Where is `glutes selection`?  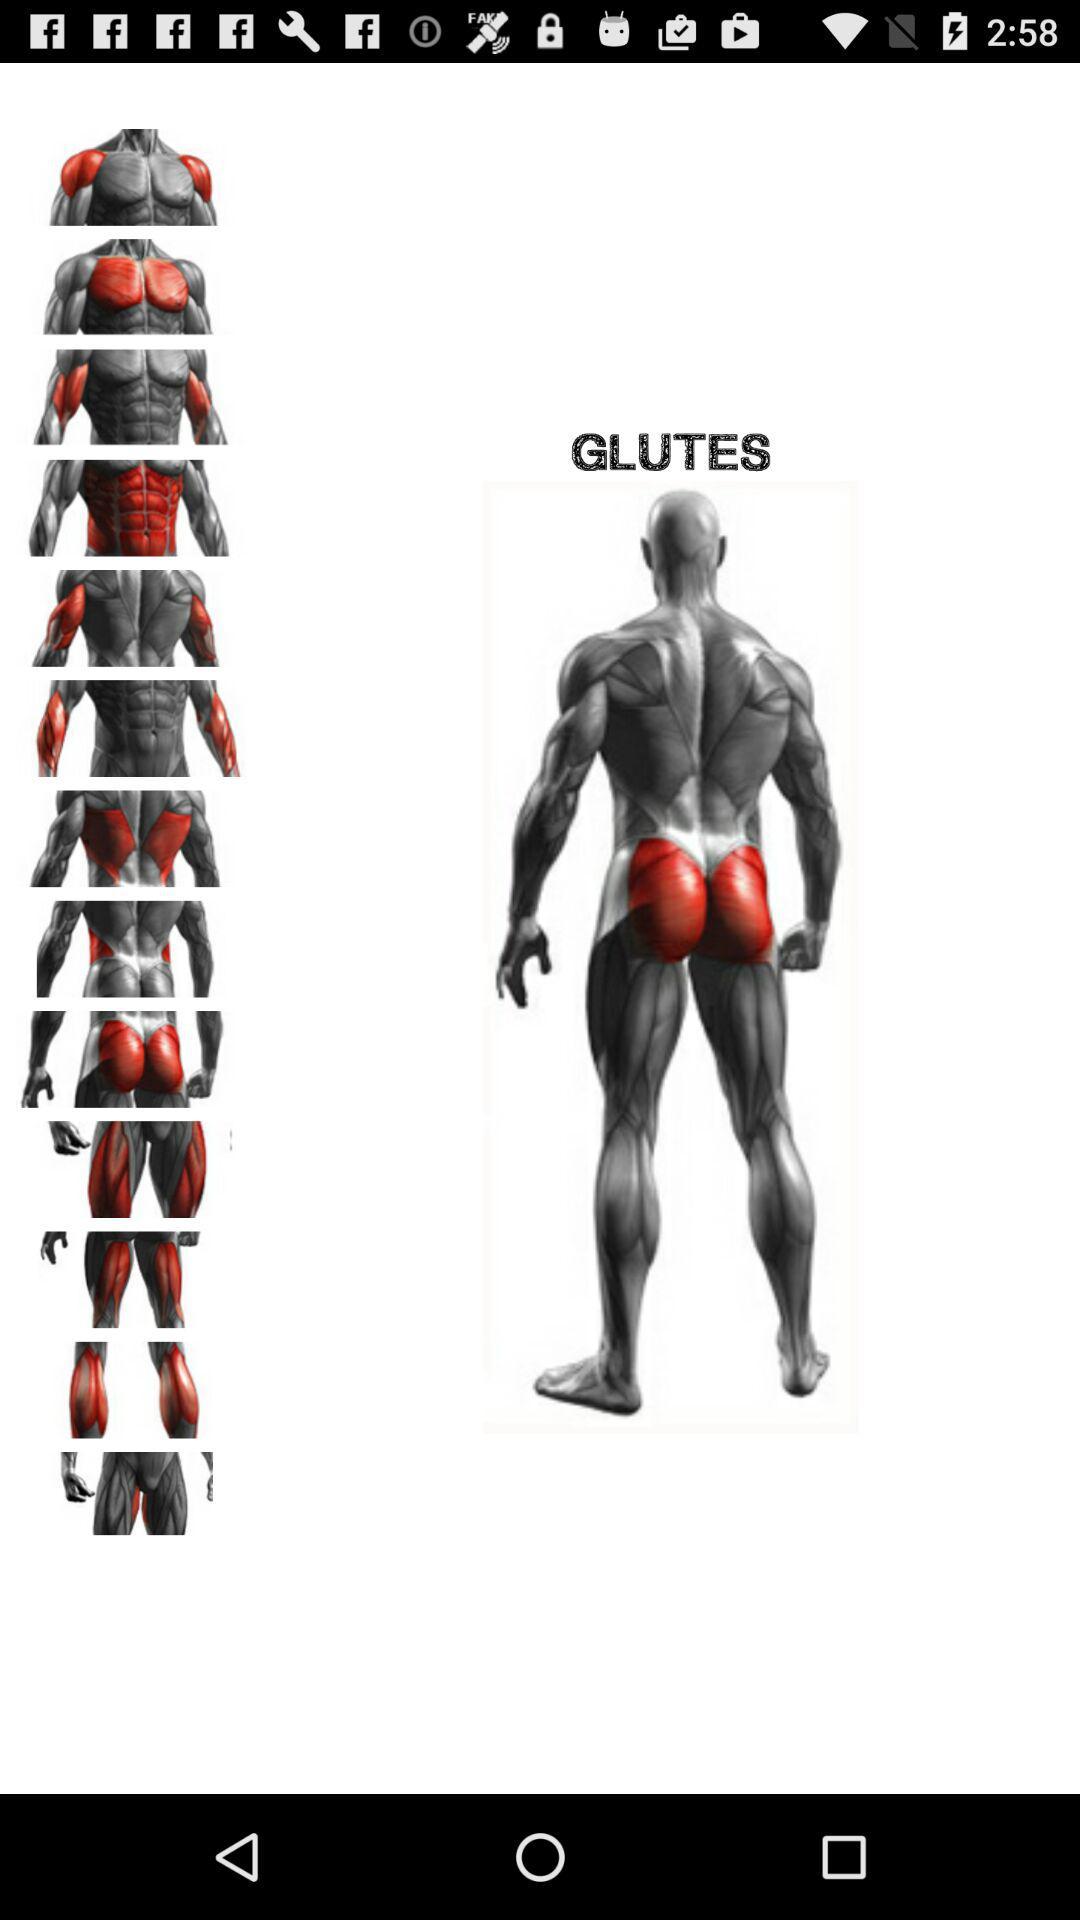
glutes selection is located at coordinates (131, 1051).